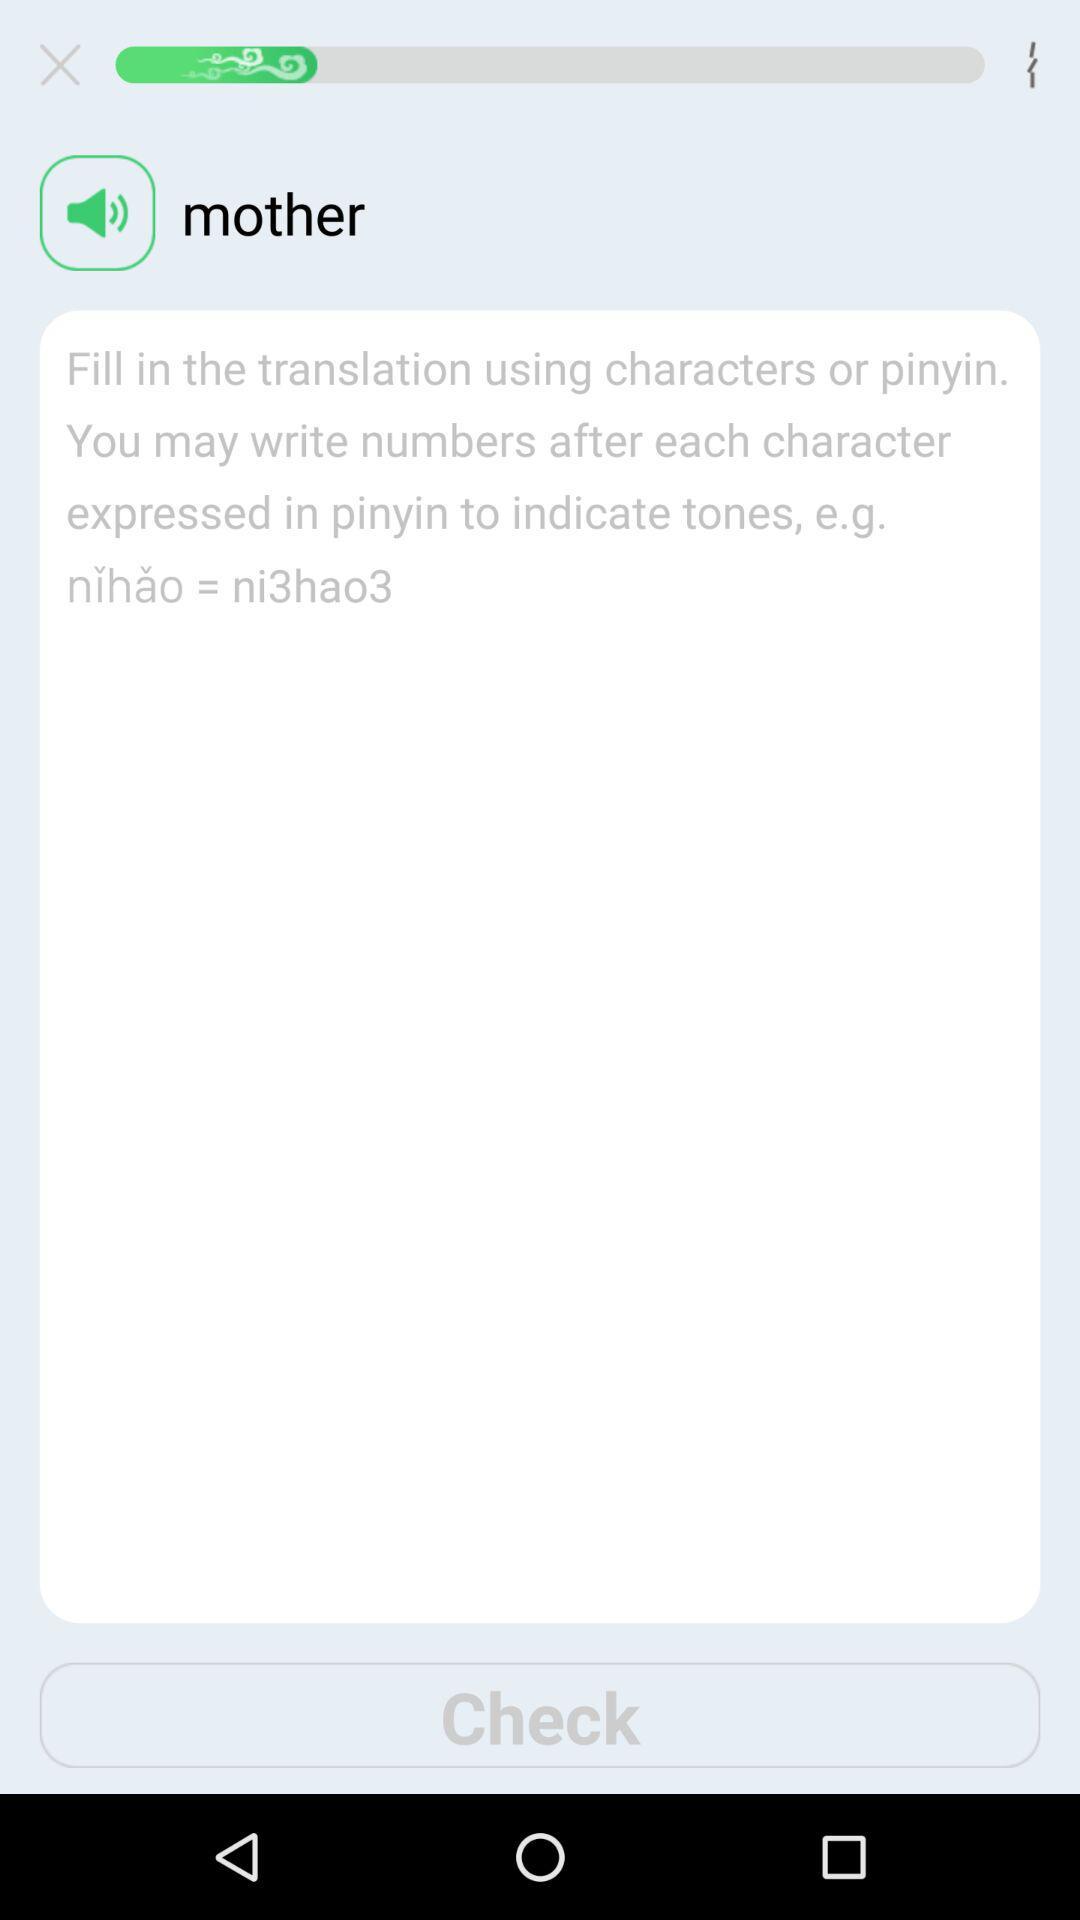  What do you see at coordinates (67, 69) in the screenshot?
I see `the close icon` at bounding box center [67, 69].